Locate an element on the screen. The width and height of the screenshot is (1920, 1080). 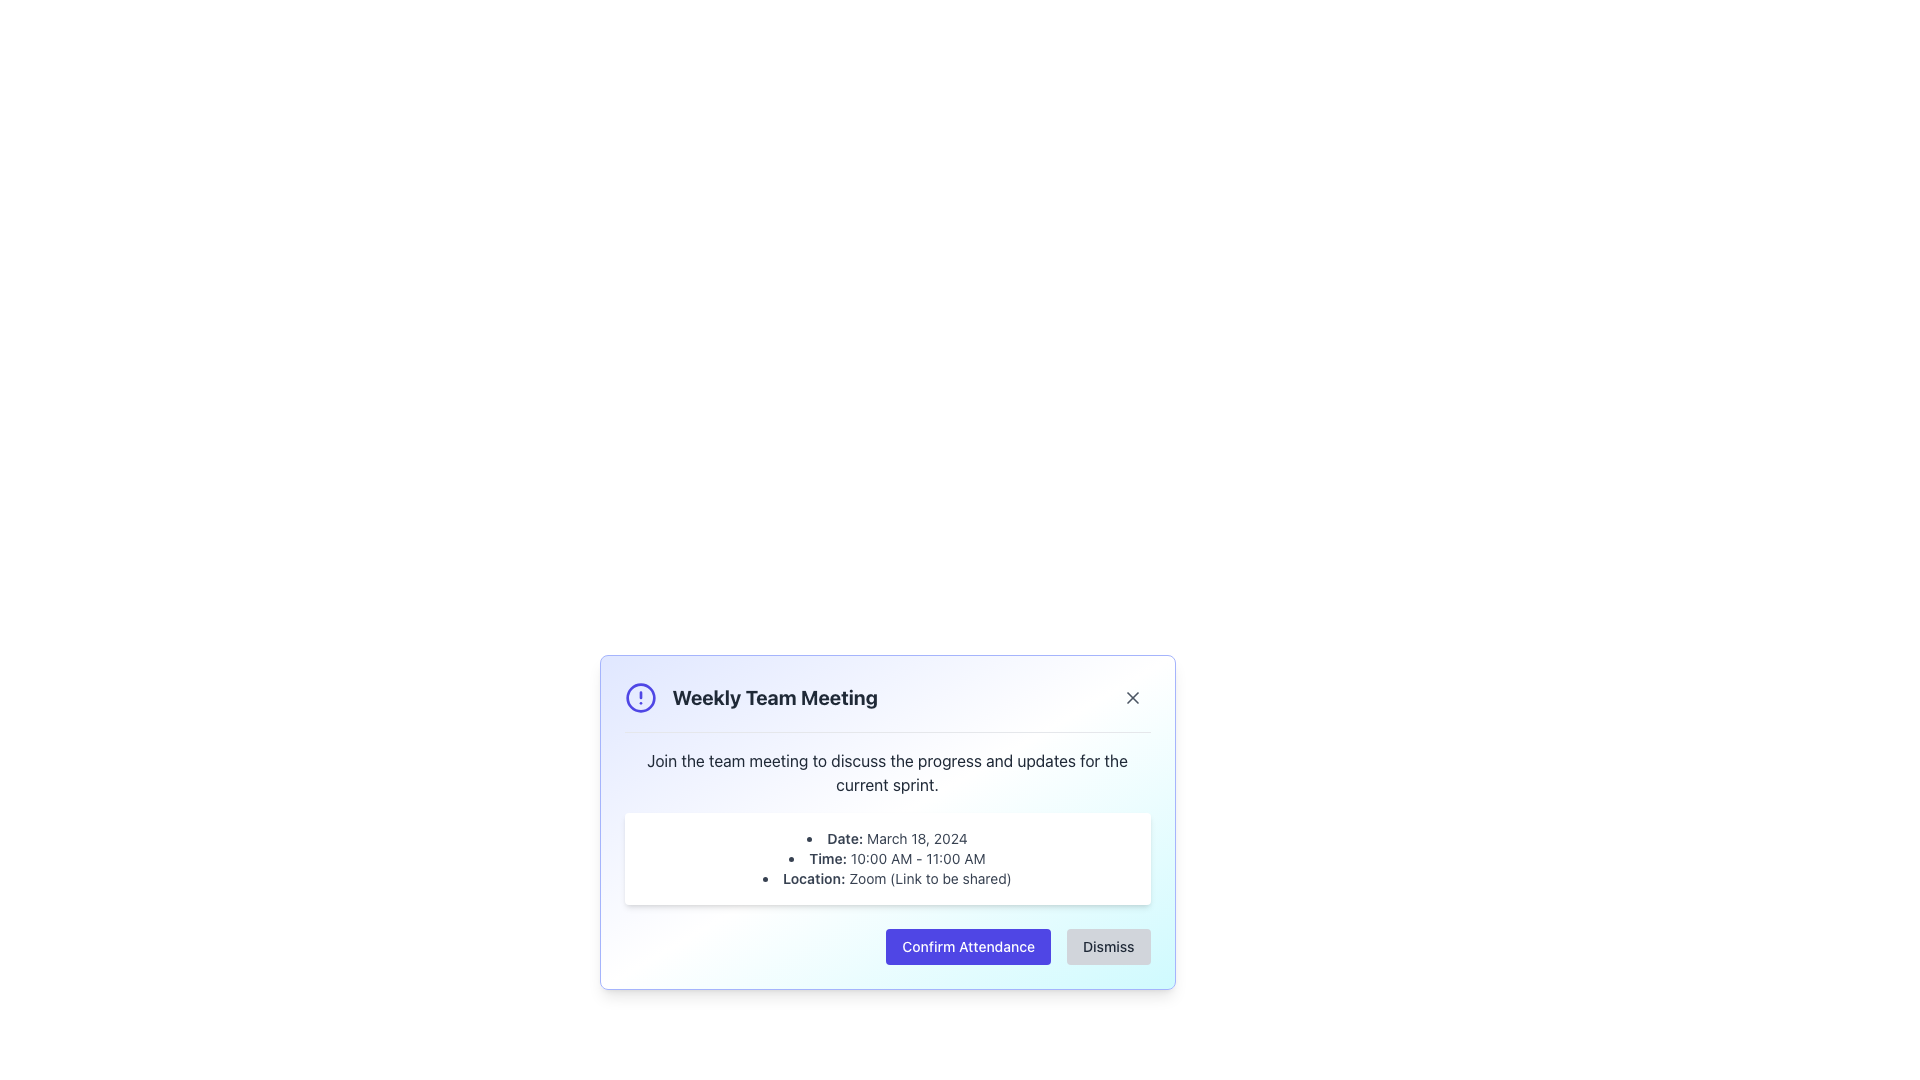
the label that identifies the date information in the meeting summary panel, positioned at the top center of the dialog, left of the date 'March 18, 2024' is located at coordinates (845, 838).